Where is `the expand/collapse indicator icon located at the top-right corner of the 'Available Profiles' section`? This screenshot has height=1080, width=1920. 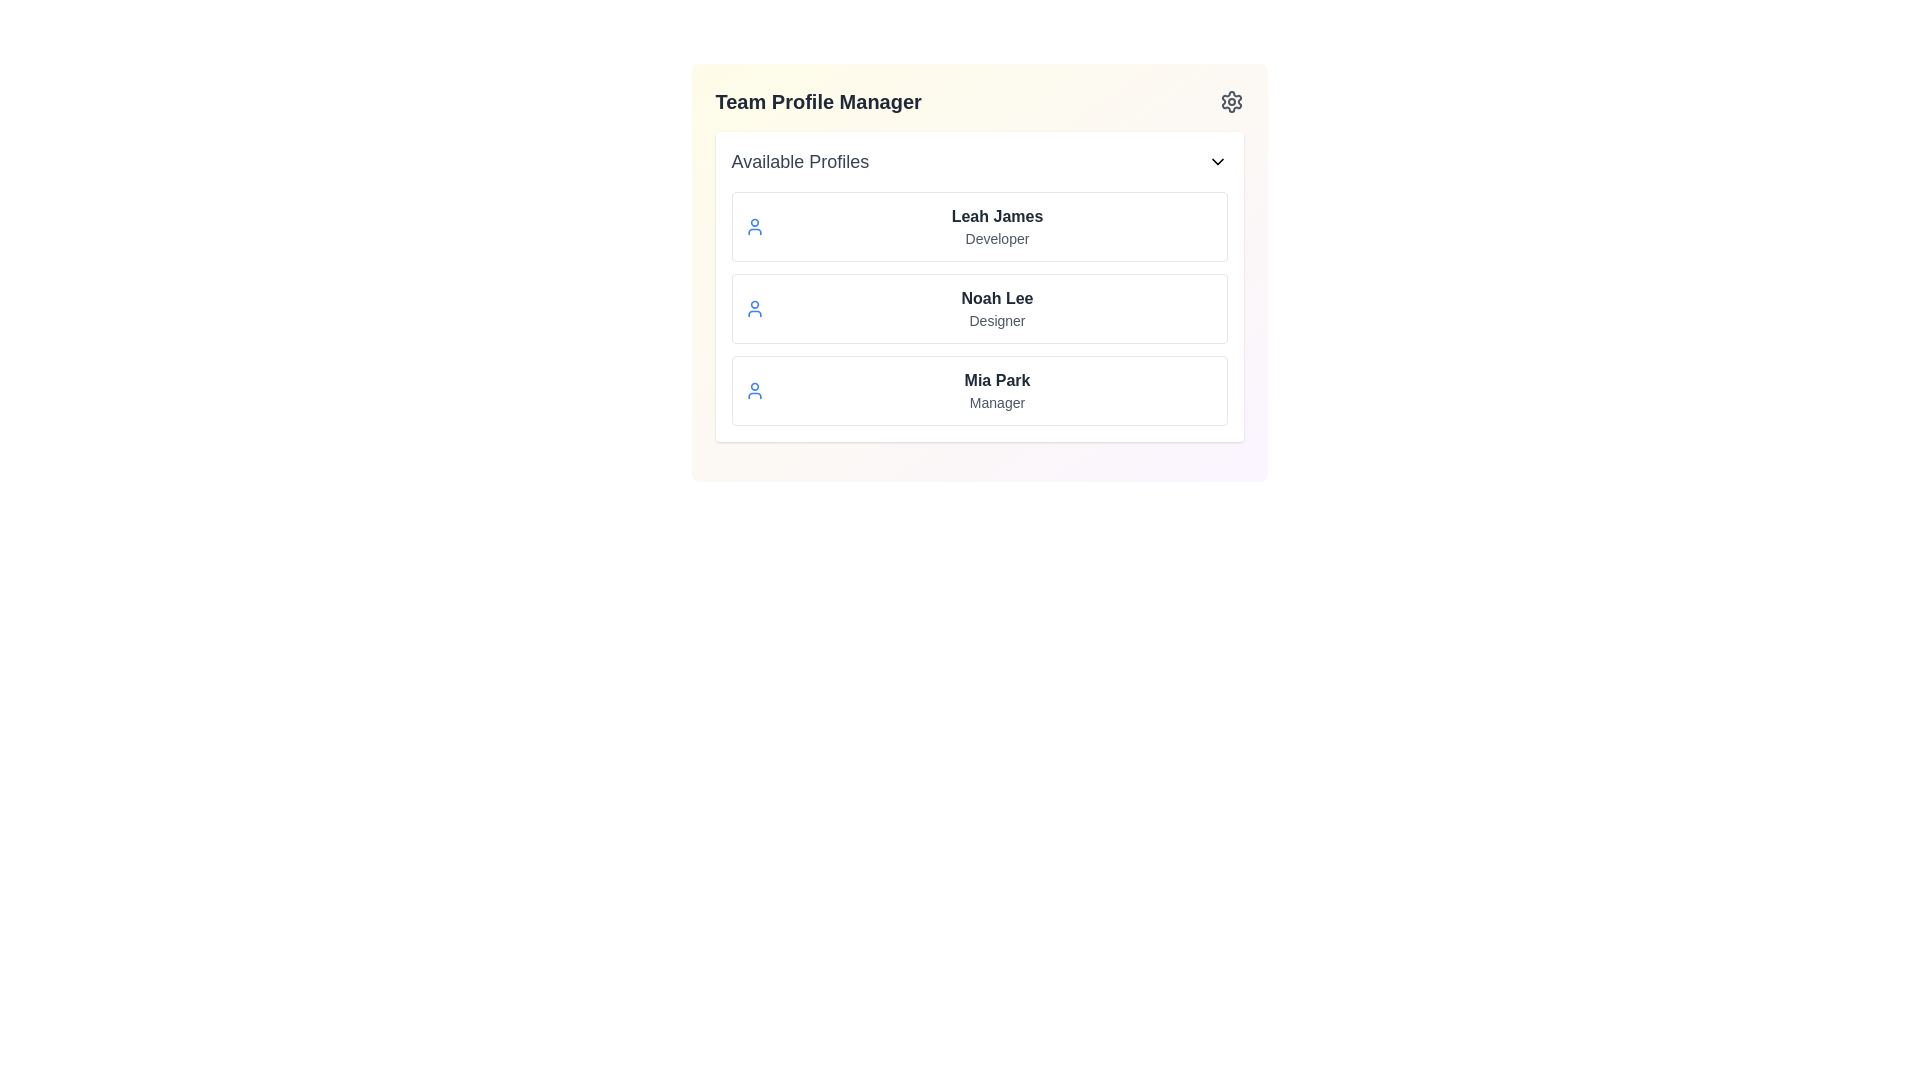
the expand/collapse indicator icon located at the top-right corner of the 'Available Profiles' section is located at coordinates (1216, 161).